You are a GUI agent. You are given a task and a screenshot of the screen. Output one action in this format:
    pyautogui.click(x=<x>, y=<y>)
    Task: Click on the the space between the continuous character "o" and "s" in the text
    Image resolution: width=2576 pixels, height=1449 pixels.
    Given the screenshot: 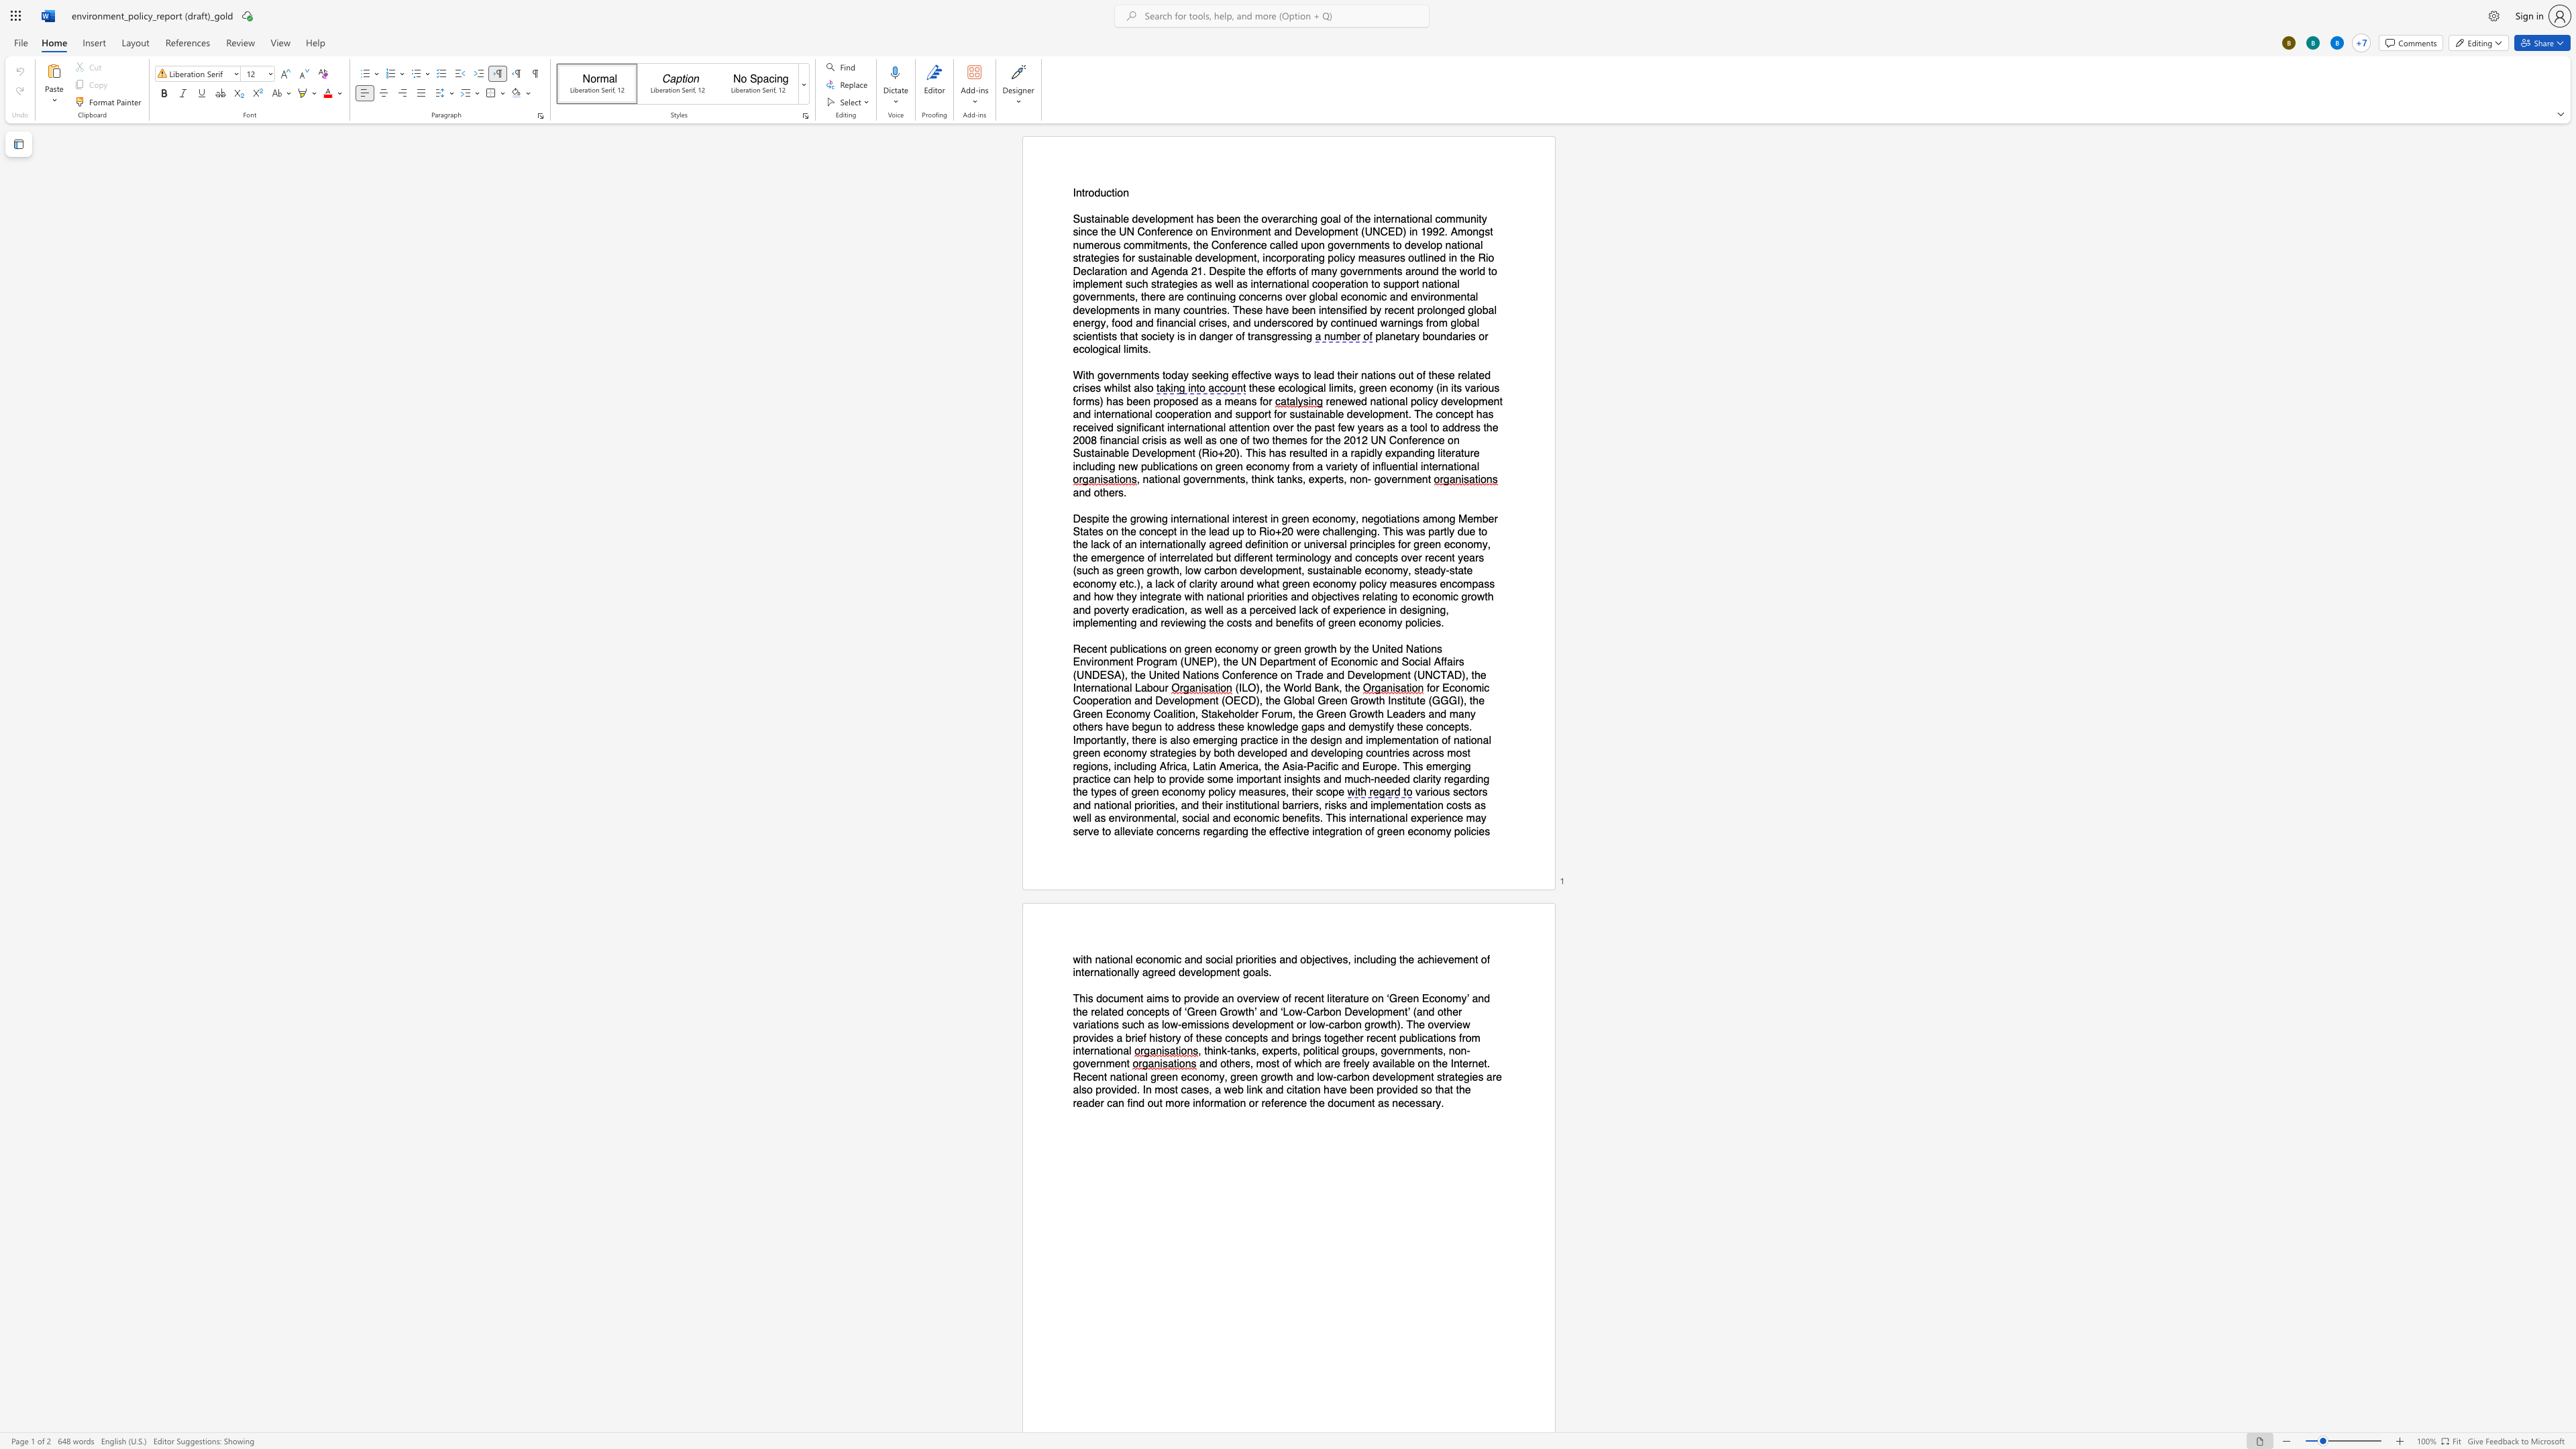 What is the action you would take?
    pyautogui.click(x=1180, y=400)
    